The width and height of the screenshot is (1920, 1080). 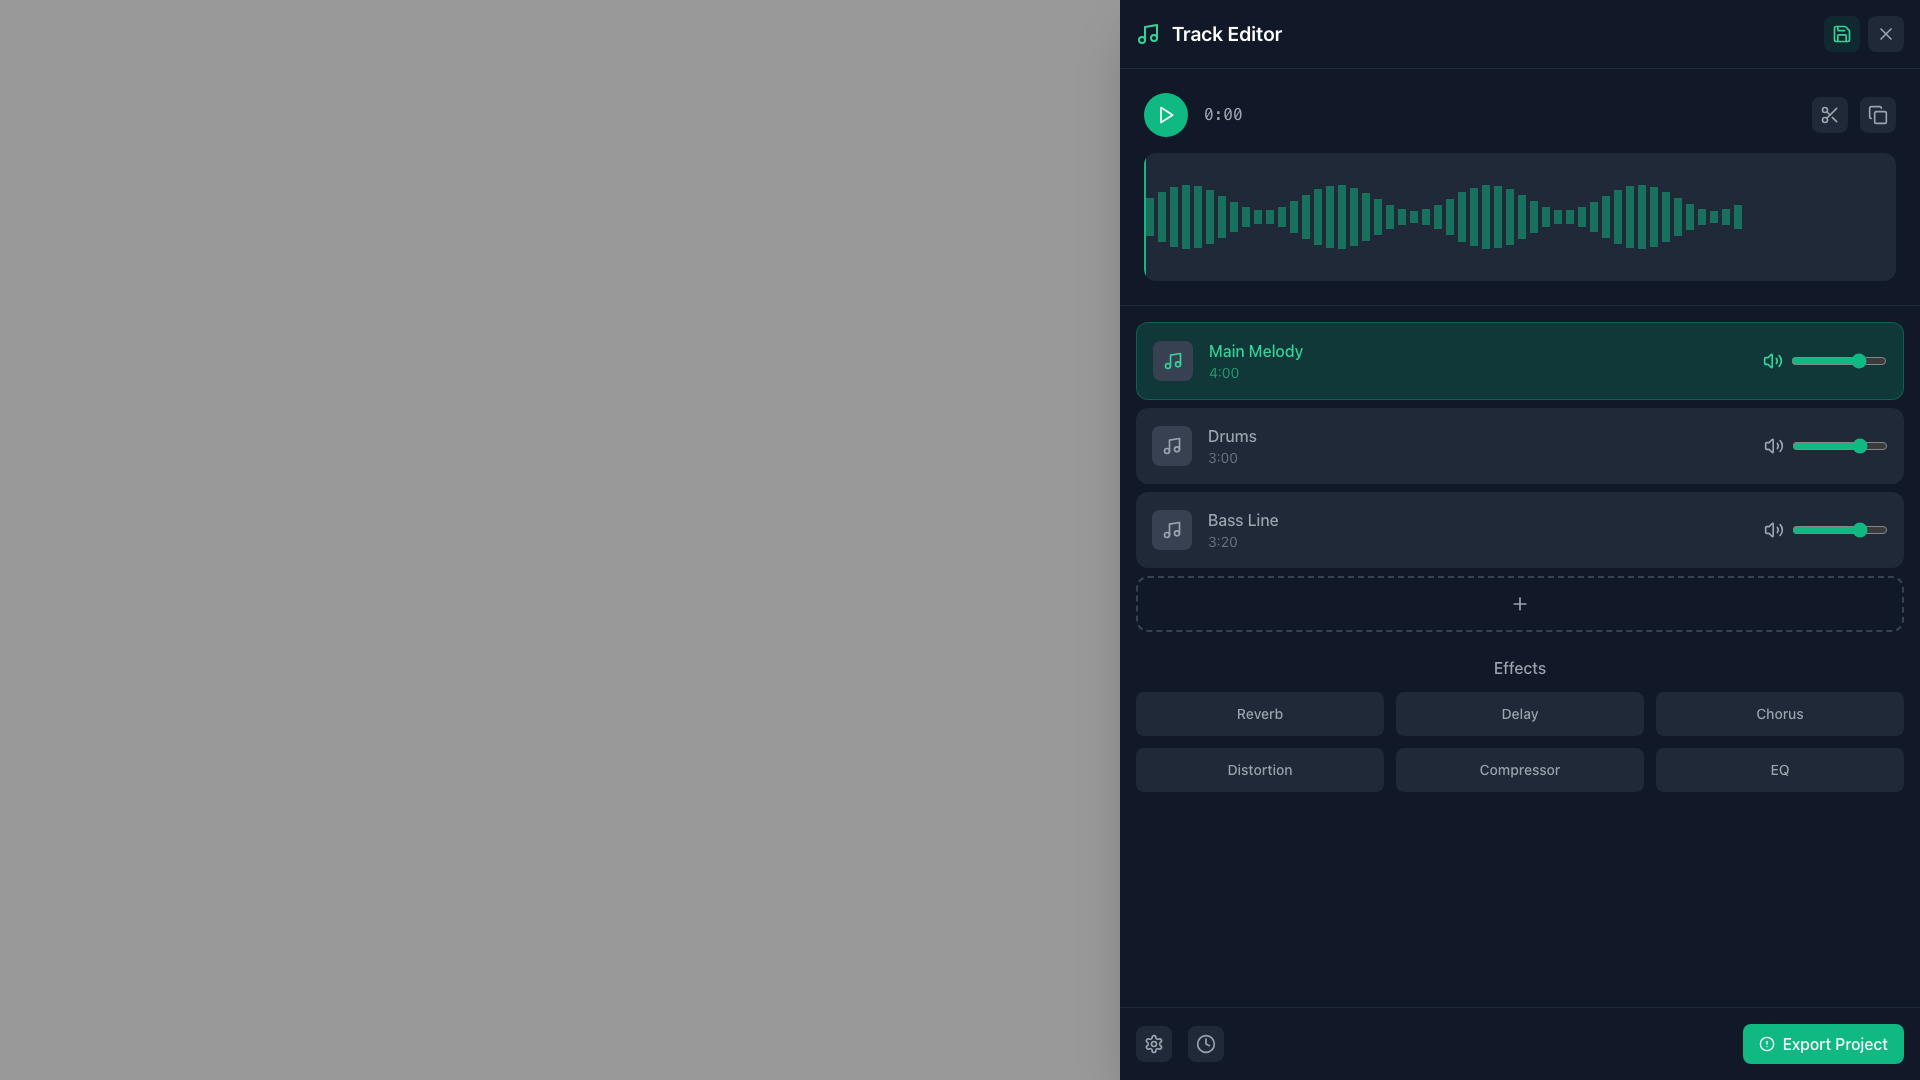 I want to click on the 14th vertical bar in the waveform segment indicator, which visually represents a portion of the audio track's intensity or frequency, so click(x=1305, y=216).